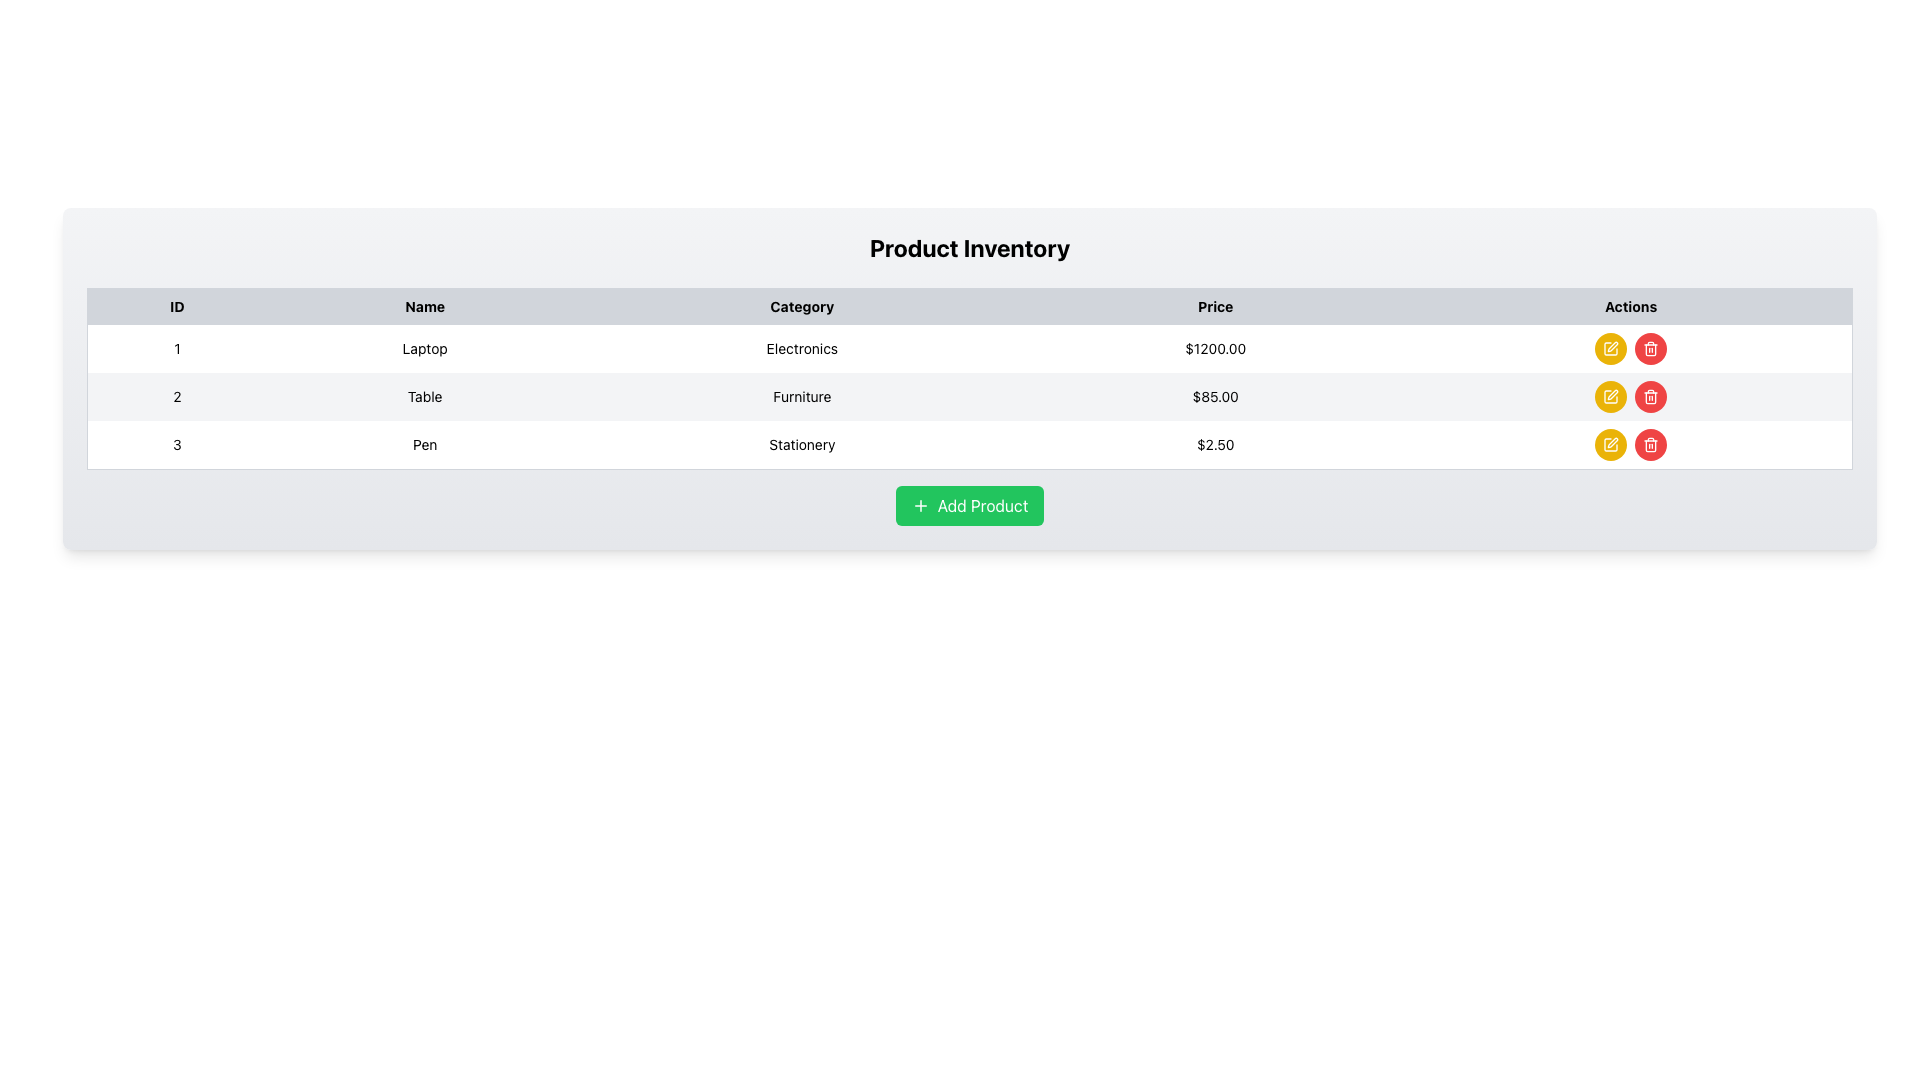 The height and width of the screenshot is (1080, 1920). What do you see at coordinates (1651, 397) in the screenshot?
I see `the delete button in the second row of the data table, which is the second button in the rightmost 'Actions' column next to the yellow edit button` at bounding box center [1651, 397].